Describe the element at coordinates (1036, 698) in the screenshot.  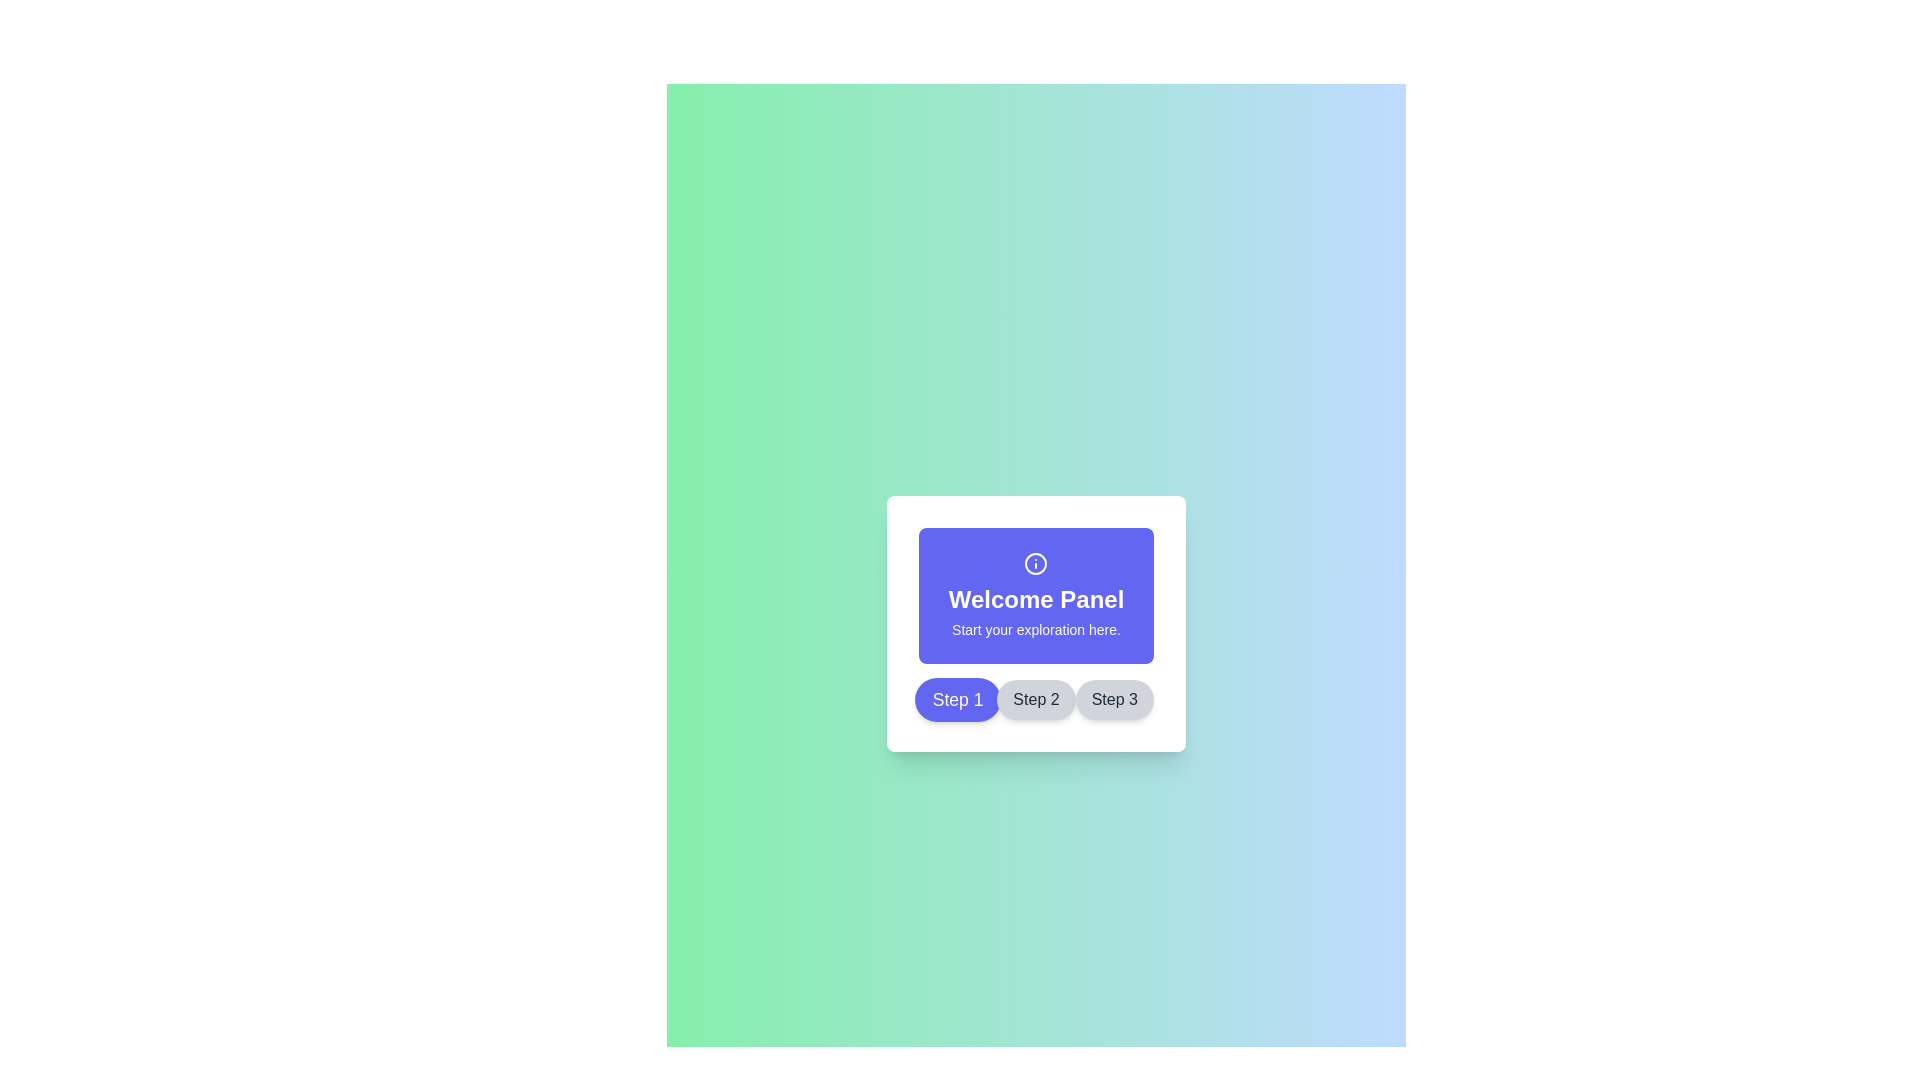
I see `the second button in the navigation sequence located below the 'Welcome Panel'` at that location.